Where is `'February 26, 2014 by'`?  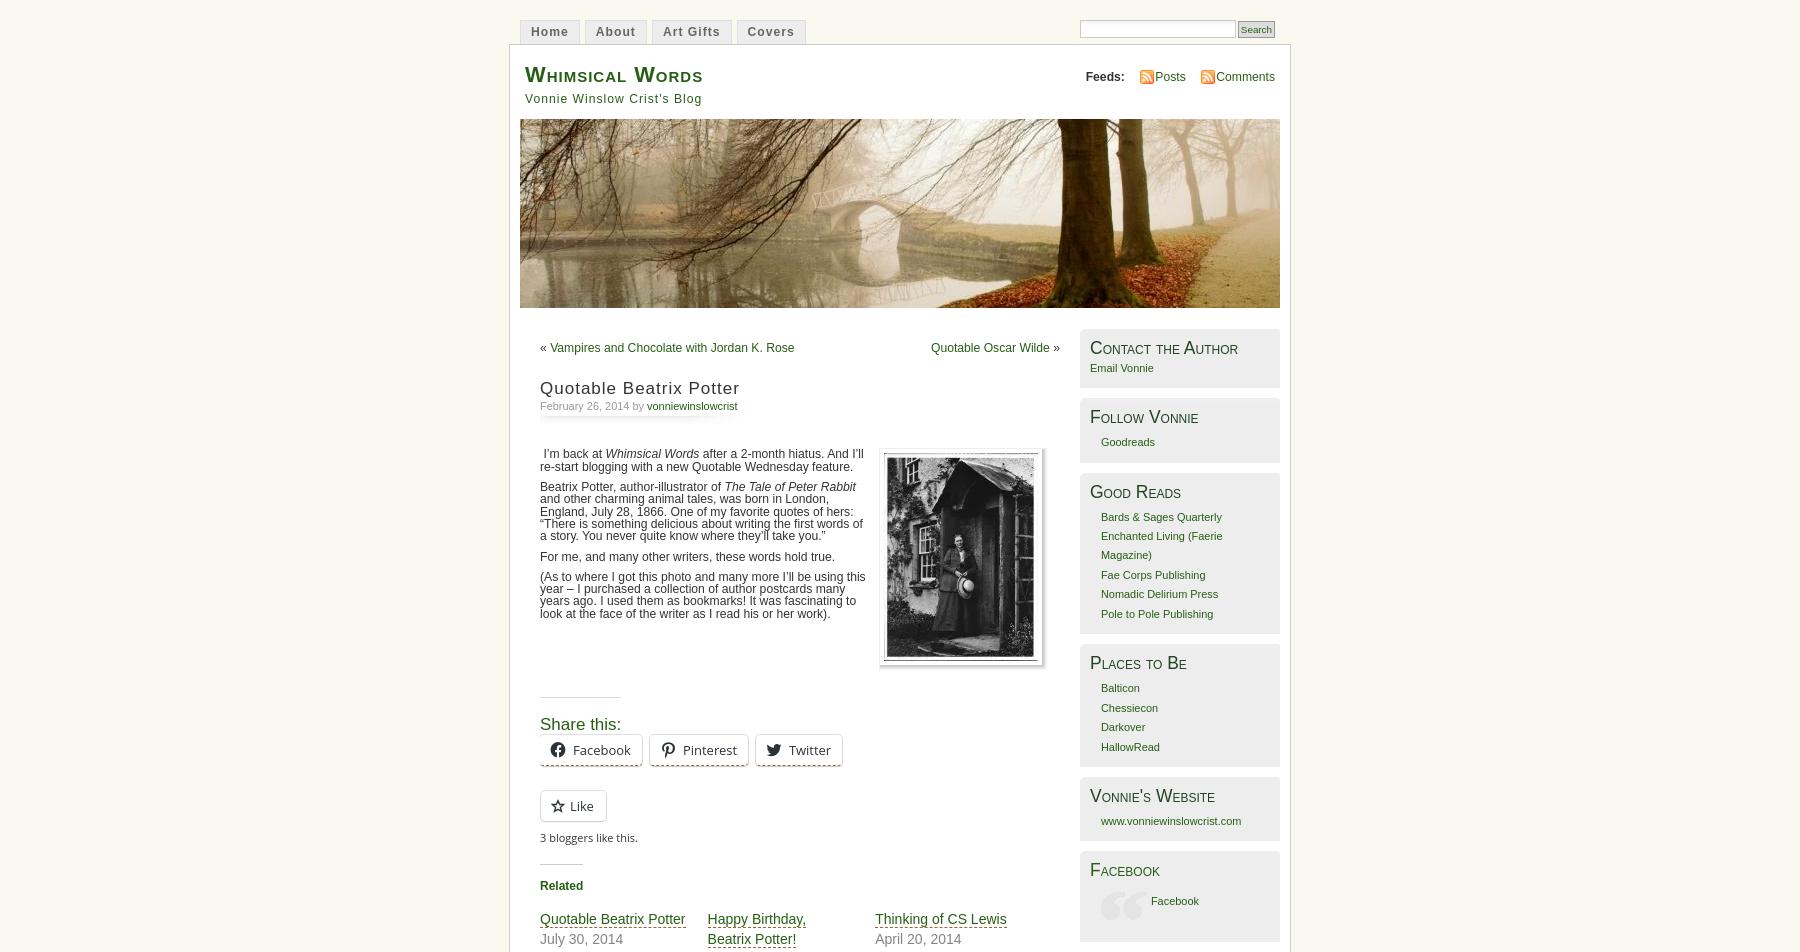 'February 26, 2014 by' is located at coordinates (539, 406).